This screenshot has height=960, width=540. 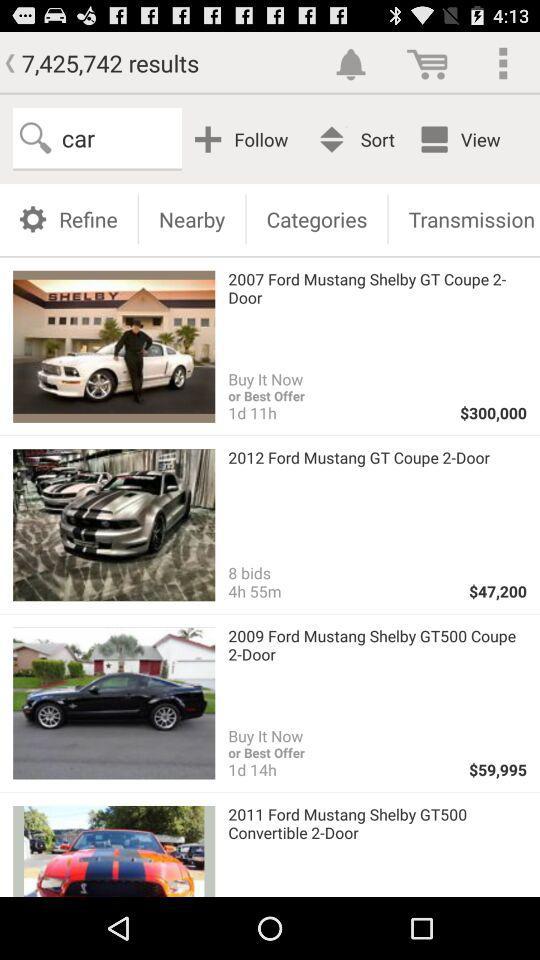 What do you see at coordinates (464, 218) in the screenshot?
I see `the transmission button` at bounding box center [464, 218].